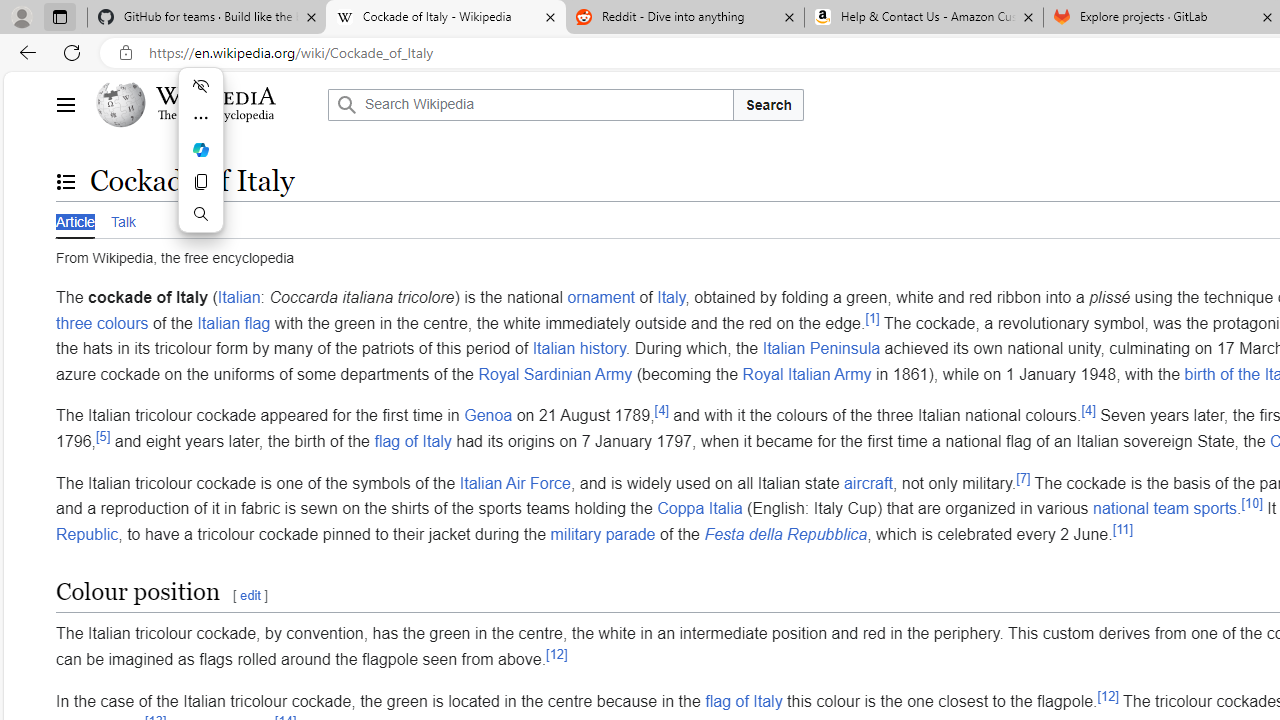 The image size is (1280, 720). Describe the element at coordinates (216, 116) in the screenshot. I see `'The Free Encyclopedia'` at that location.